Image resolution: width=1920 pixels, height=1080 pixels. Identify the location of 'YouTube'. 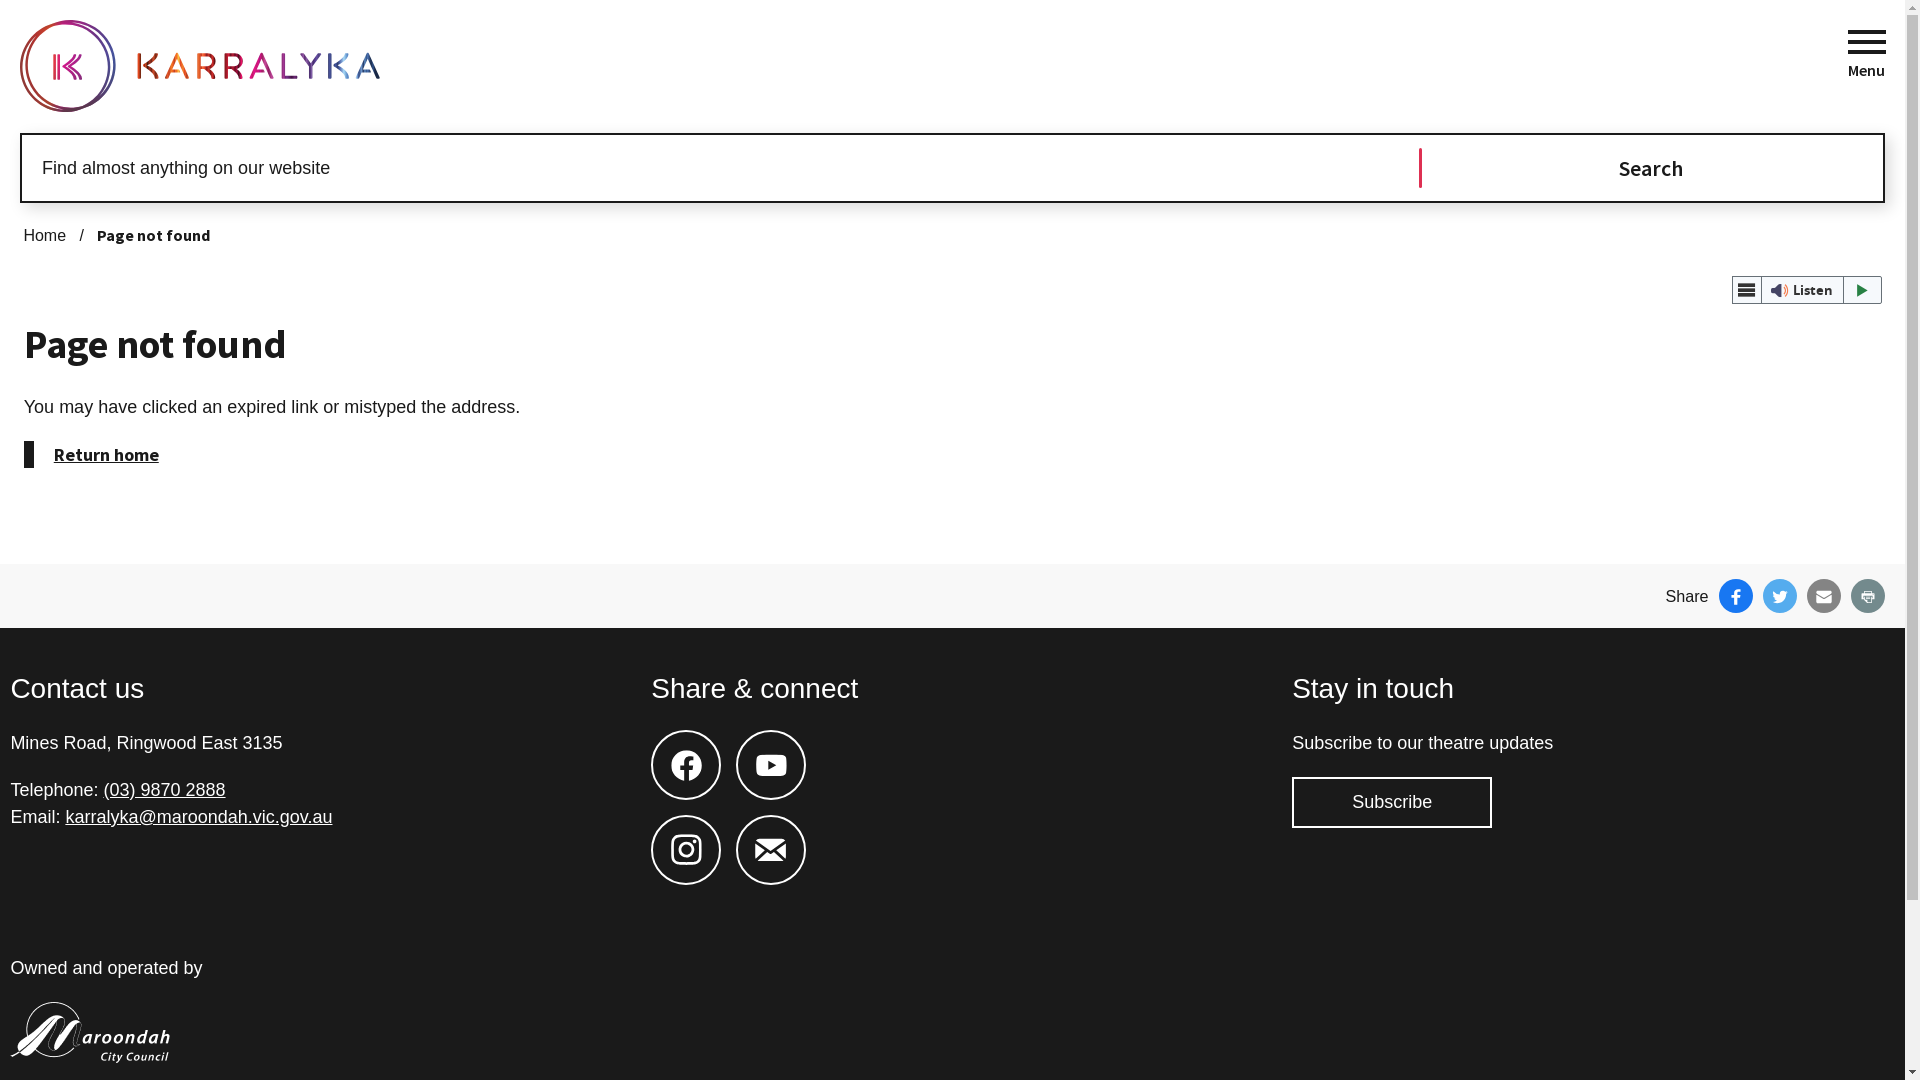
(770, 743).